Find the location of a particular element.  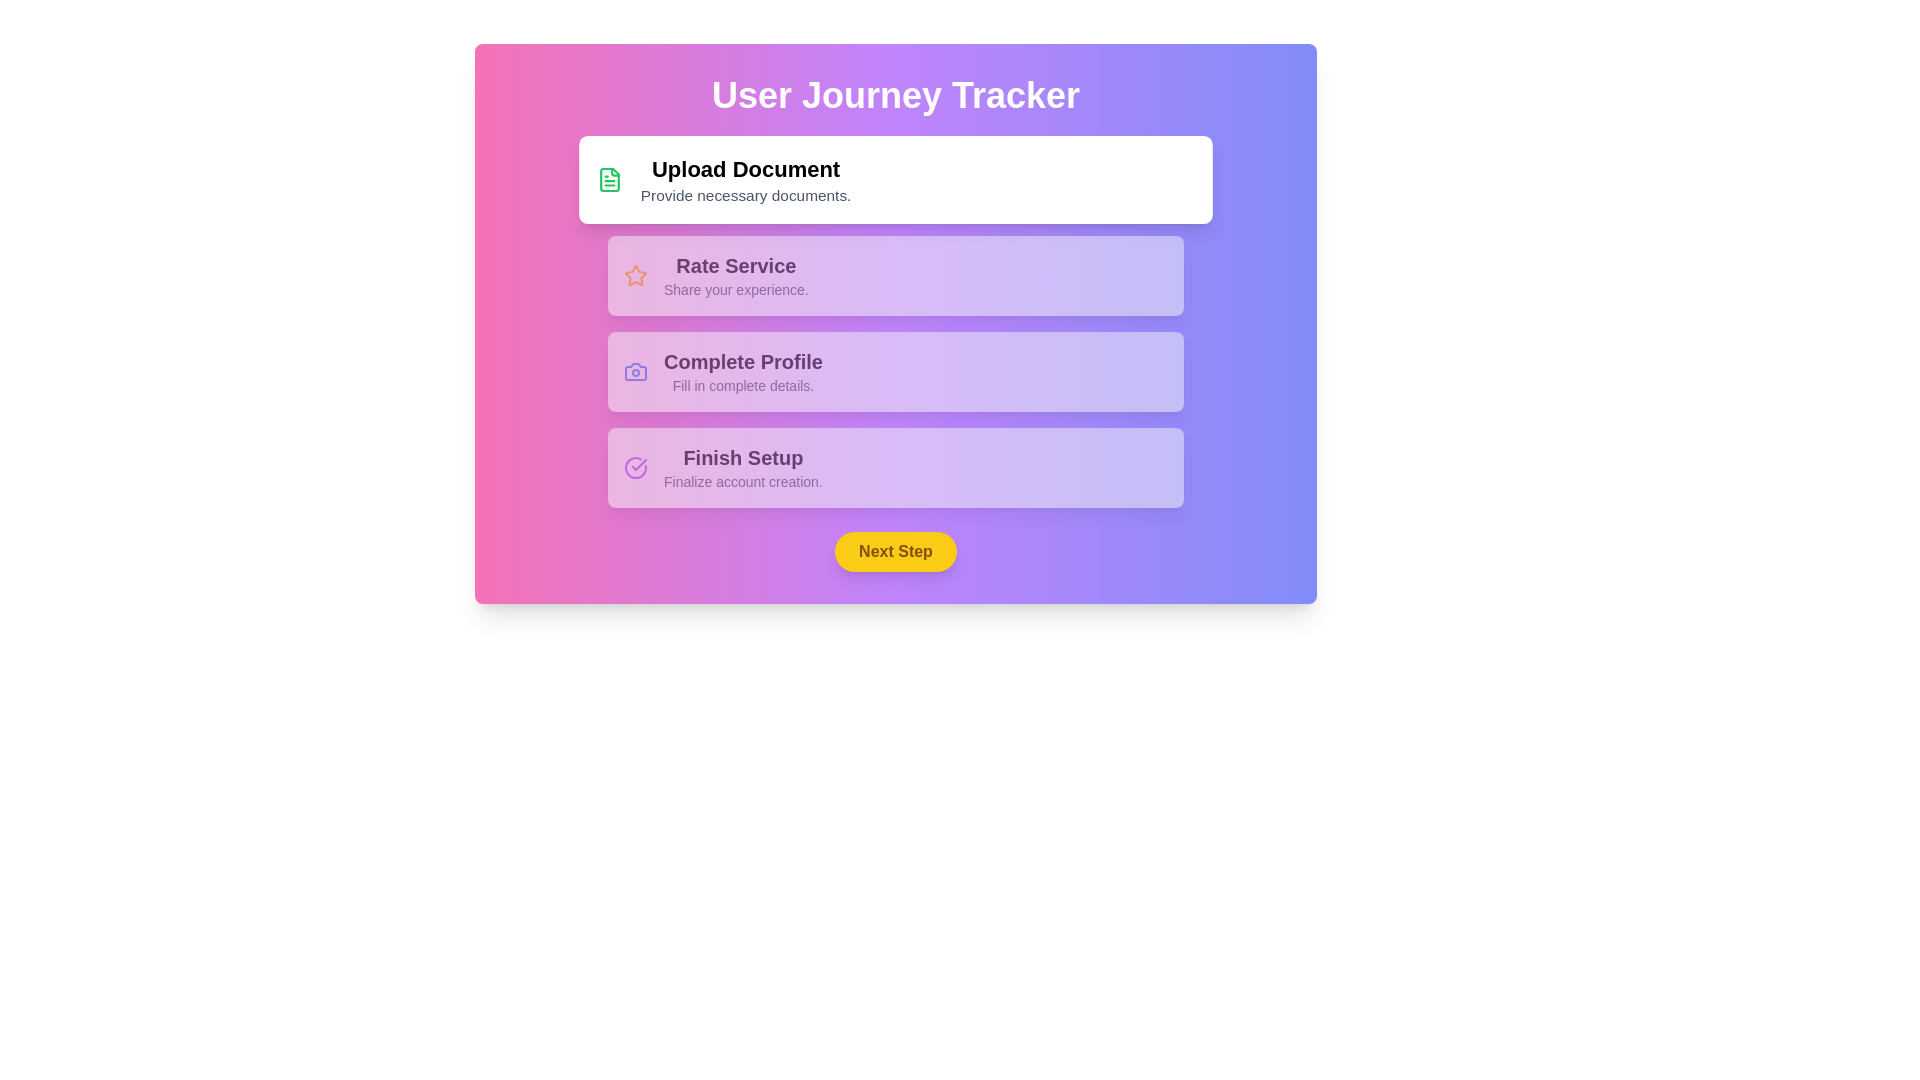

text label providing additional context for the 'Rate Service' feature, which is positioned directly beneath the main label in the same group is located at coordinates (735, 289).